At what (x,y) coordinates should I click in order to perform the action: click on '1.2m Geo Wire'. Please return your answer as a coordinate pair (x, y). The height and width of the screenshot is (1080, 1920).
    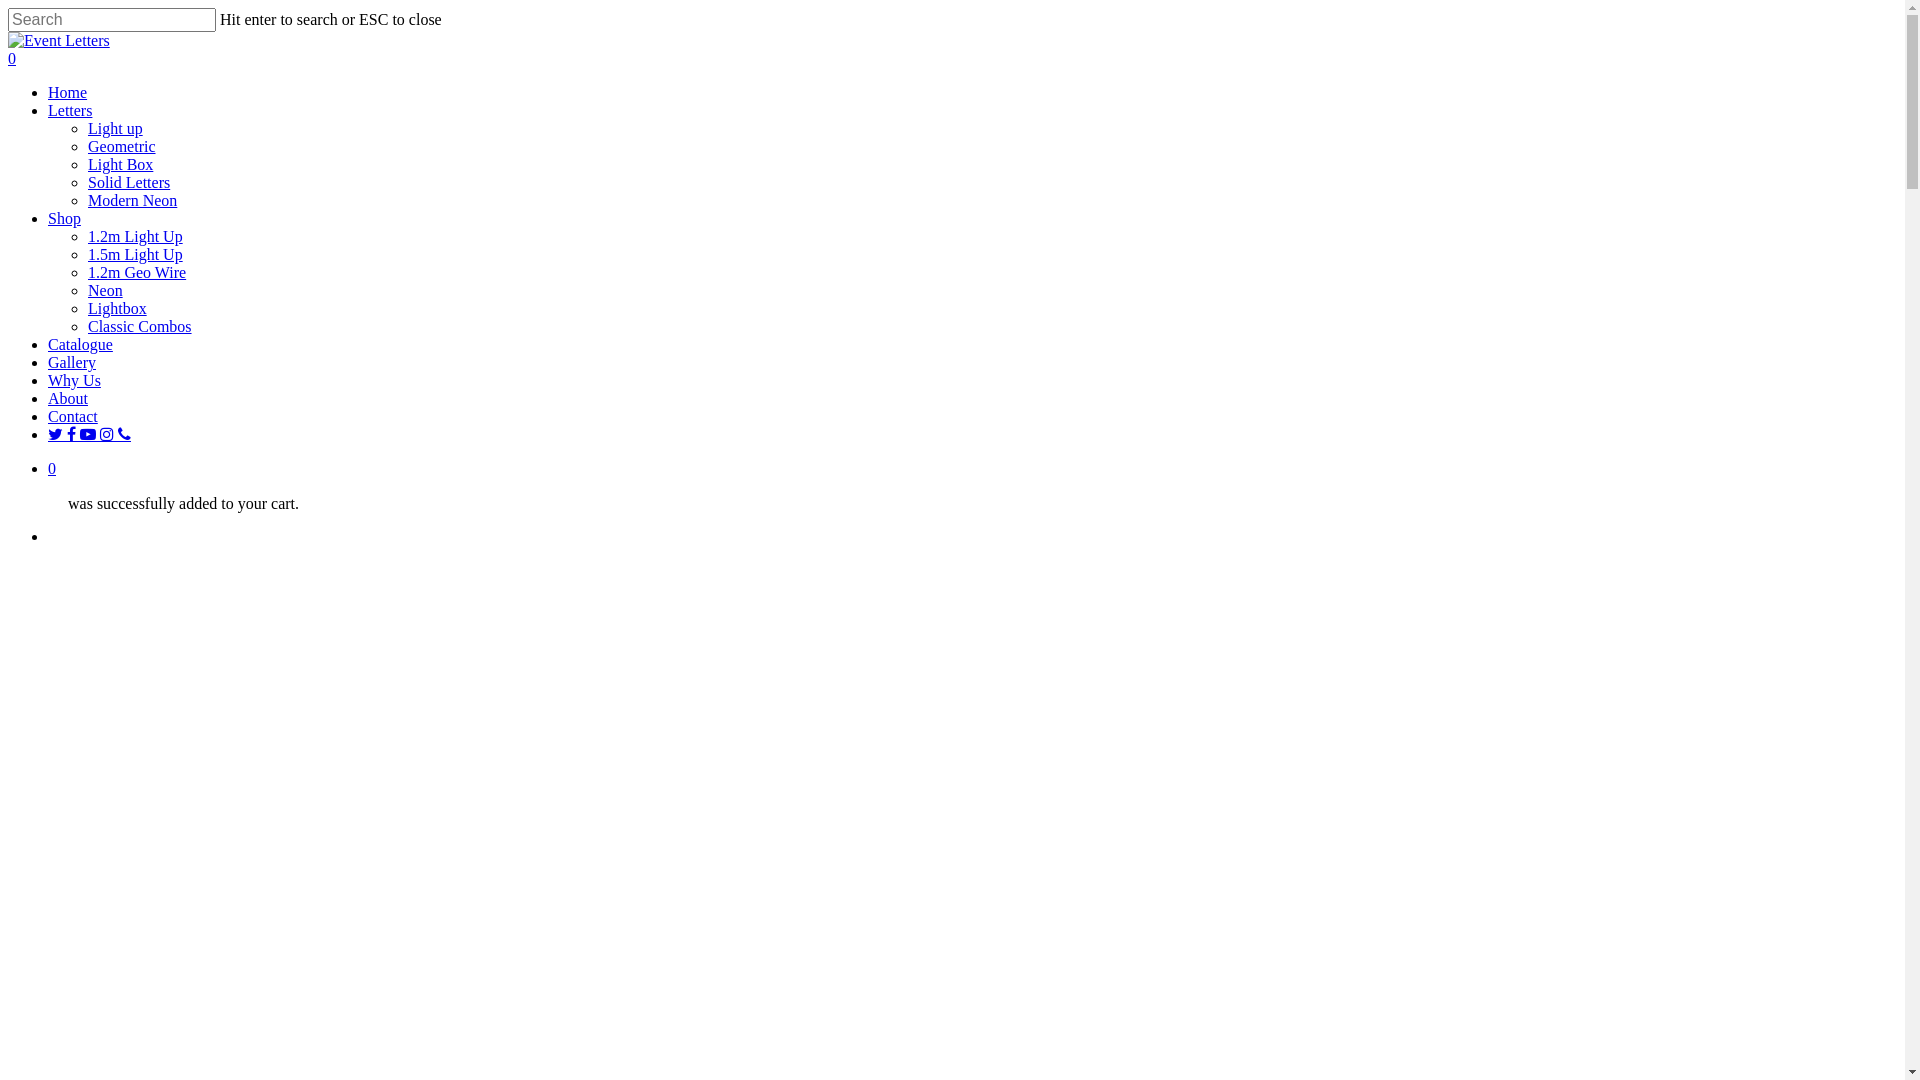
    Looking at the image, I should click on (86, 272).